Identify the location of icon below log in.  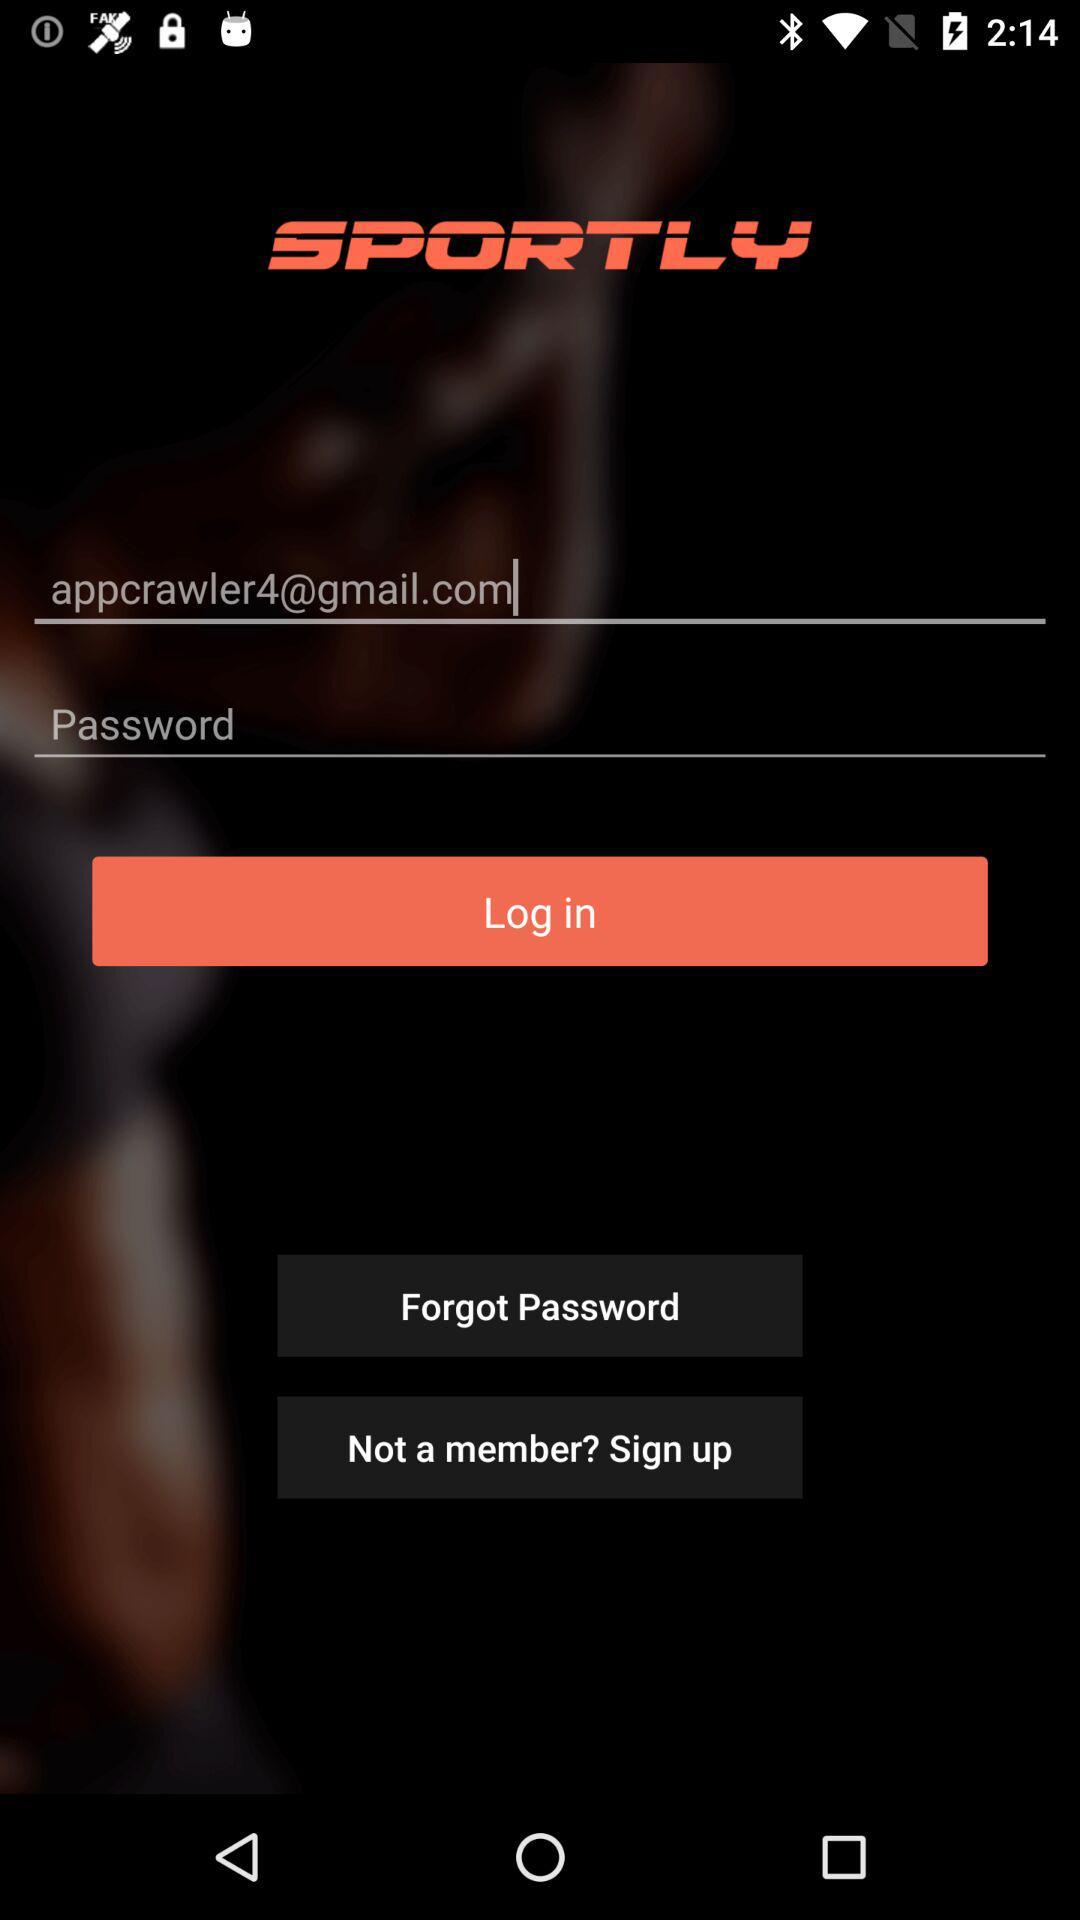
(540, 1305).